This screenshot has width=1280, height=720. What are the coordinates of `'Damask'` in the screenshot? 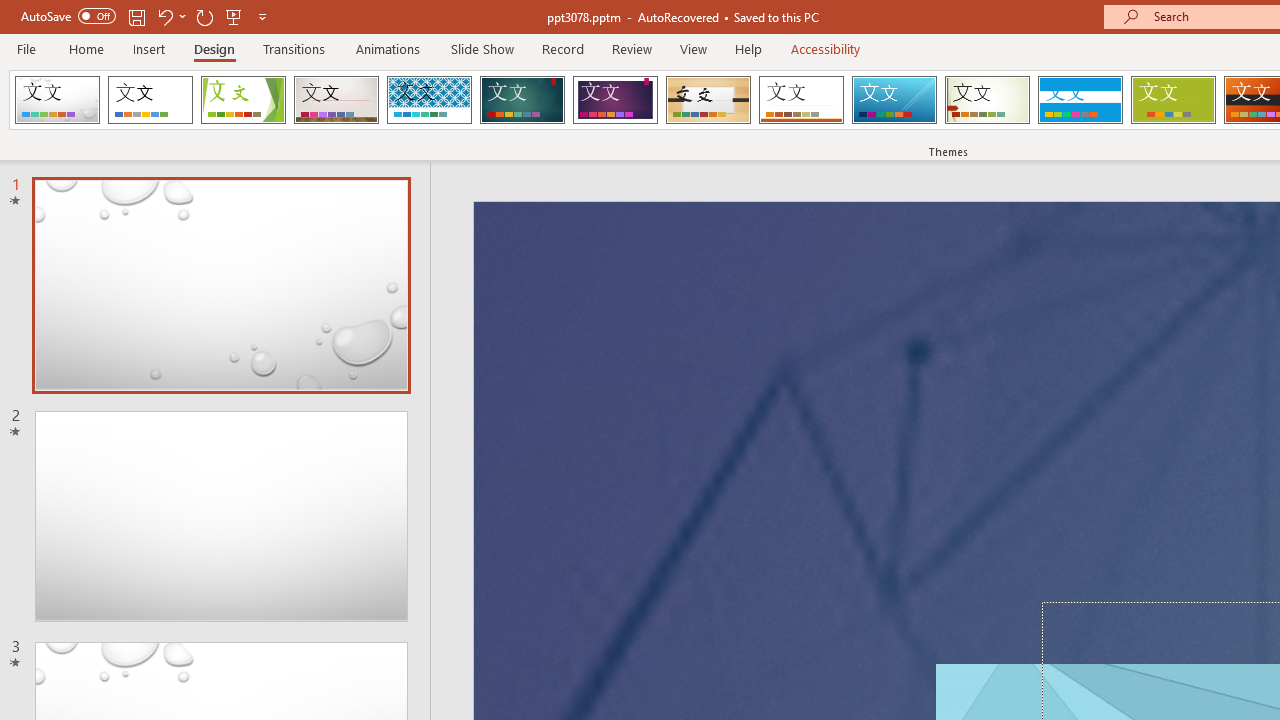 It's located at (57, 100).